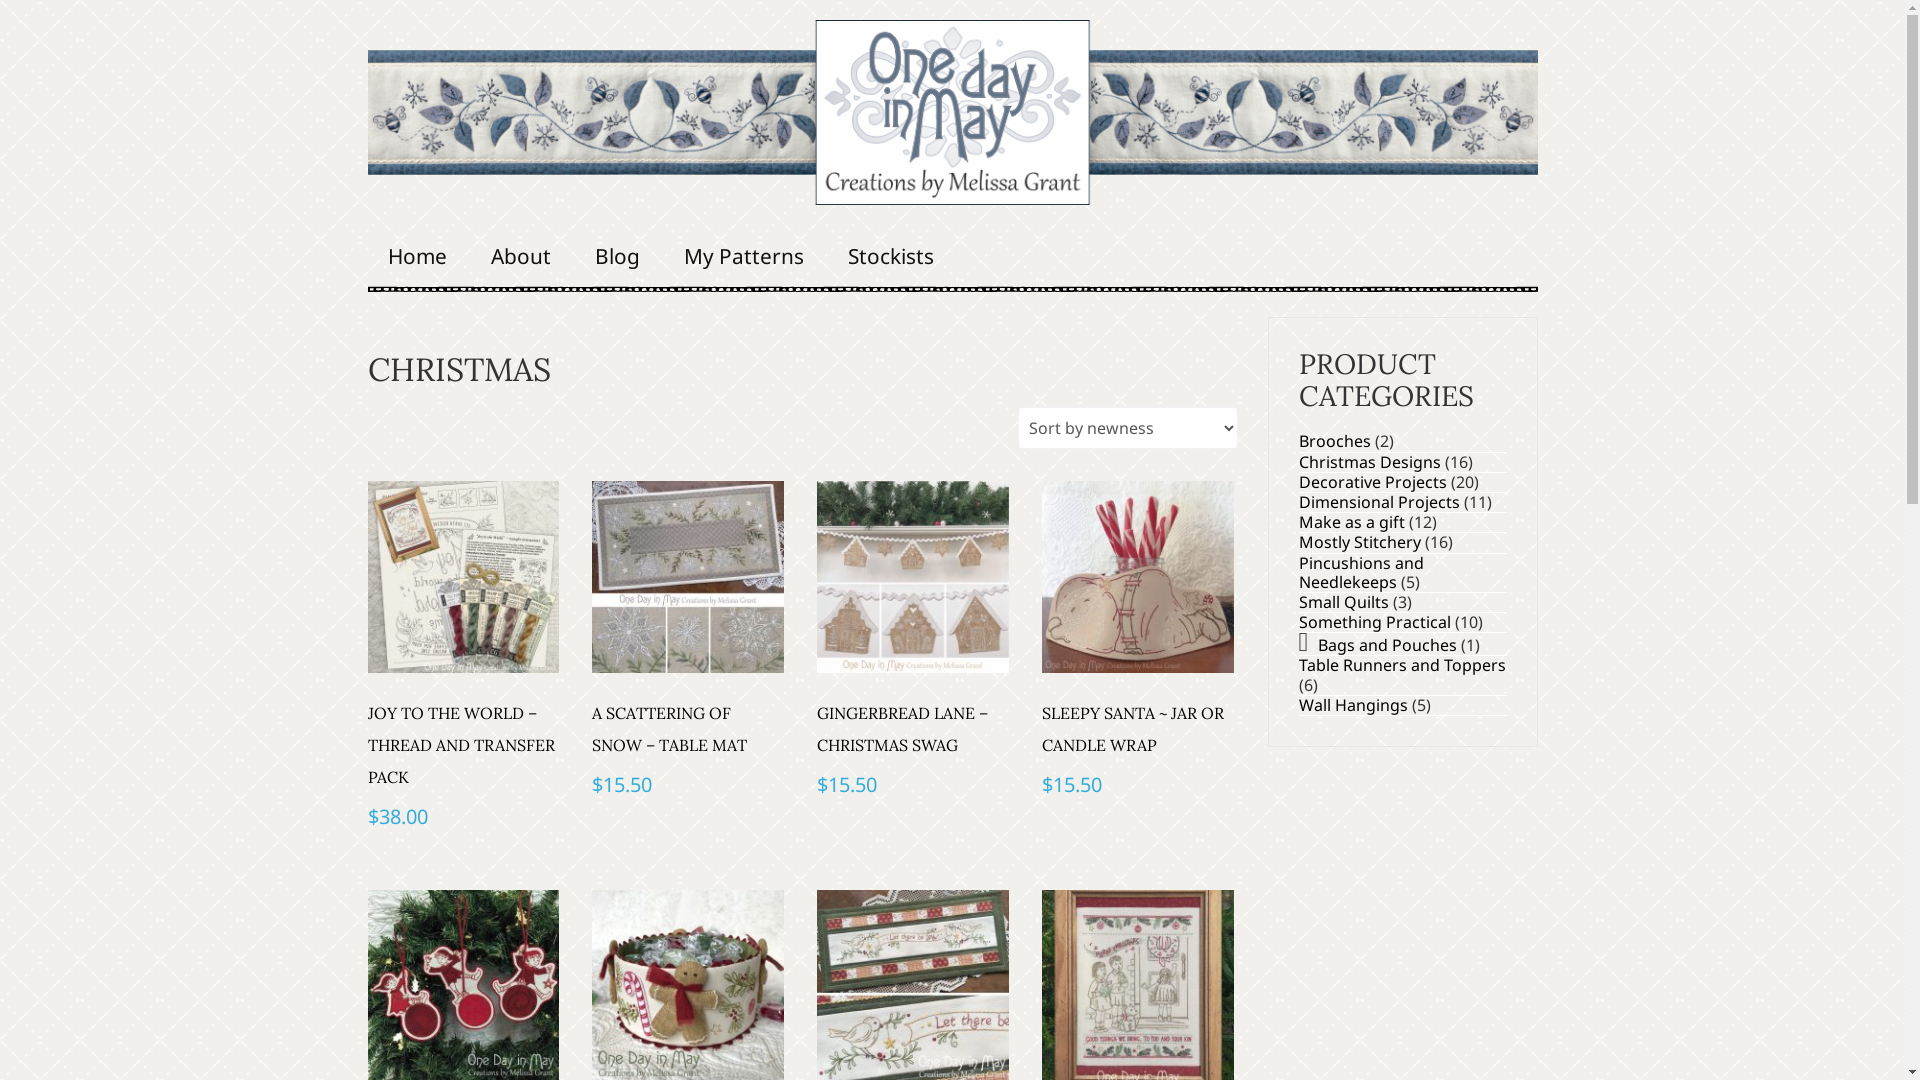  What do you see at coordinates (952, 112) in the screenshot?
I see `'Creations By Melissa Grant'` at bounding box center [952, 112].